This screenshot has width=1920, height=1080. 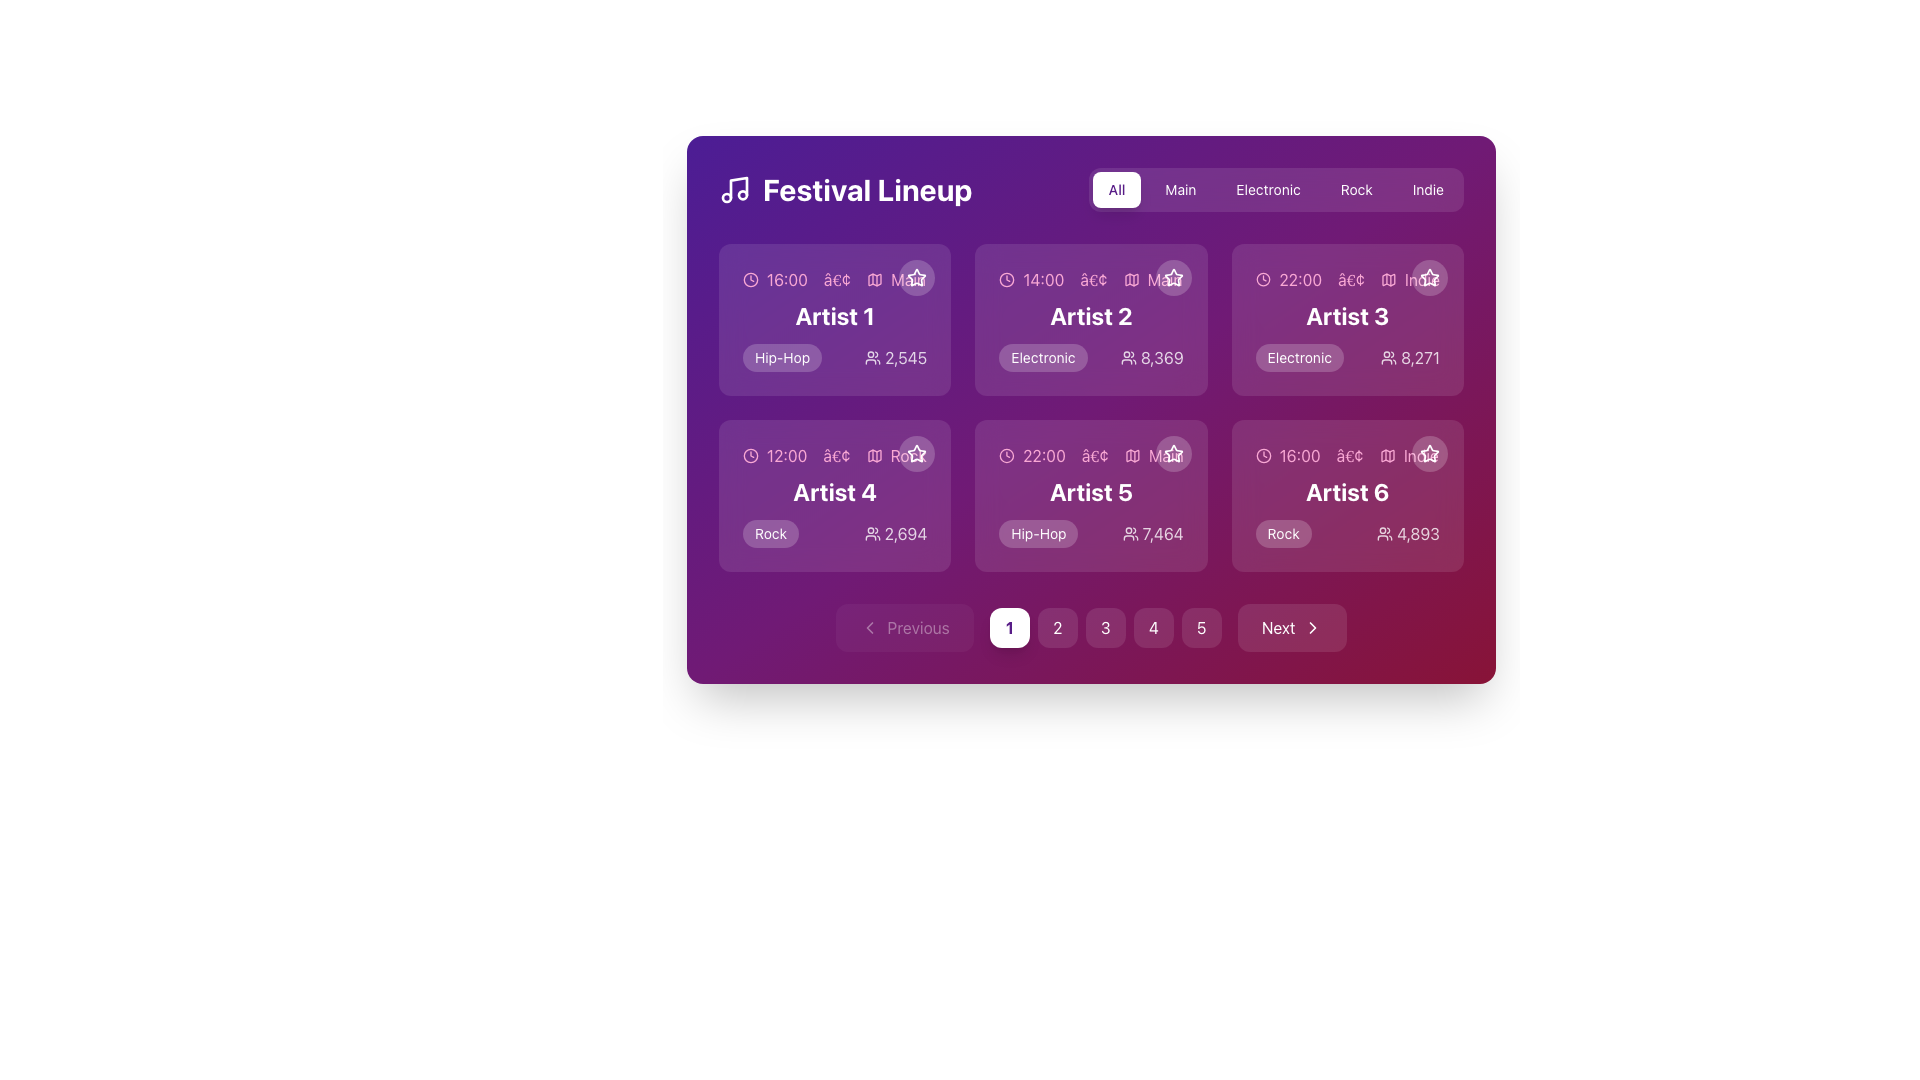 I want to click on the informational text displaying the time ('12:00') and genre ('rock') for 'Artist 4' located at the top-left section of the card in the 'Festival Lineup' grid, so click(x=835, y=455).